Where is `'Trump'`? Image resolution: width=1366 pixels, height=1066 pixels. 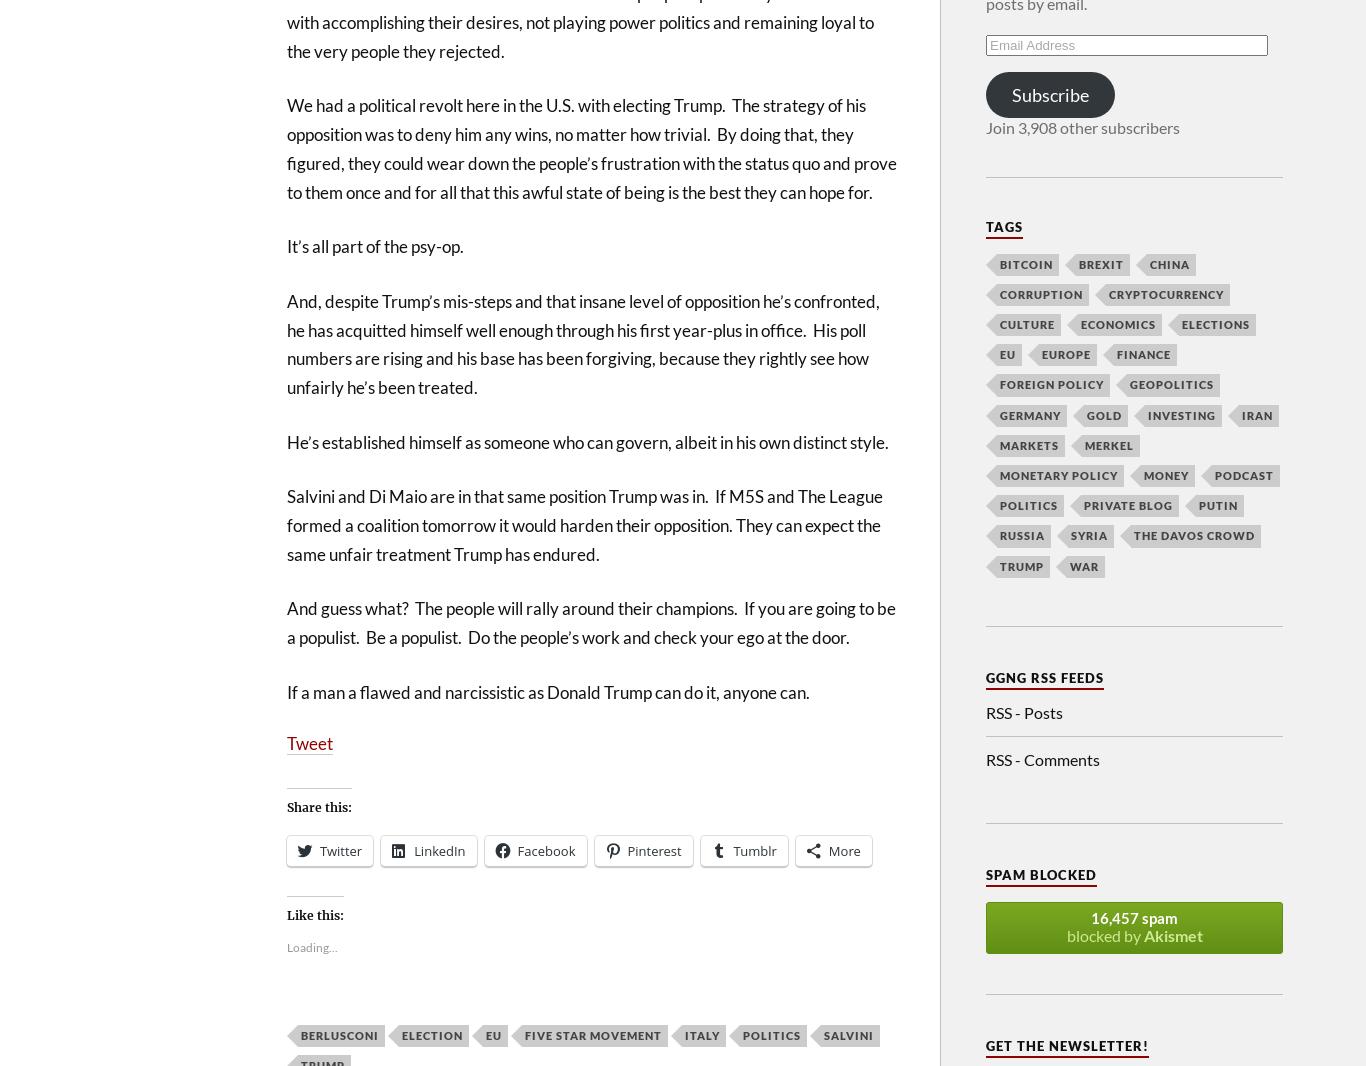 'Trump' is located at coordinates (1000, 564).